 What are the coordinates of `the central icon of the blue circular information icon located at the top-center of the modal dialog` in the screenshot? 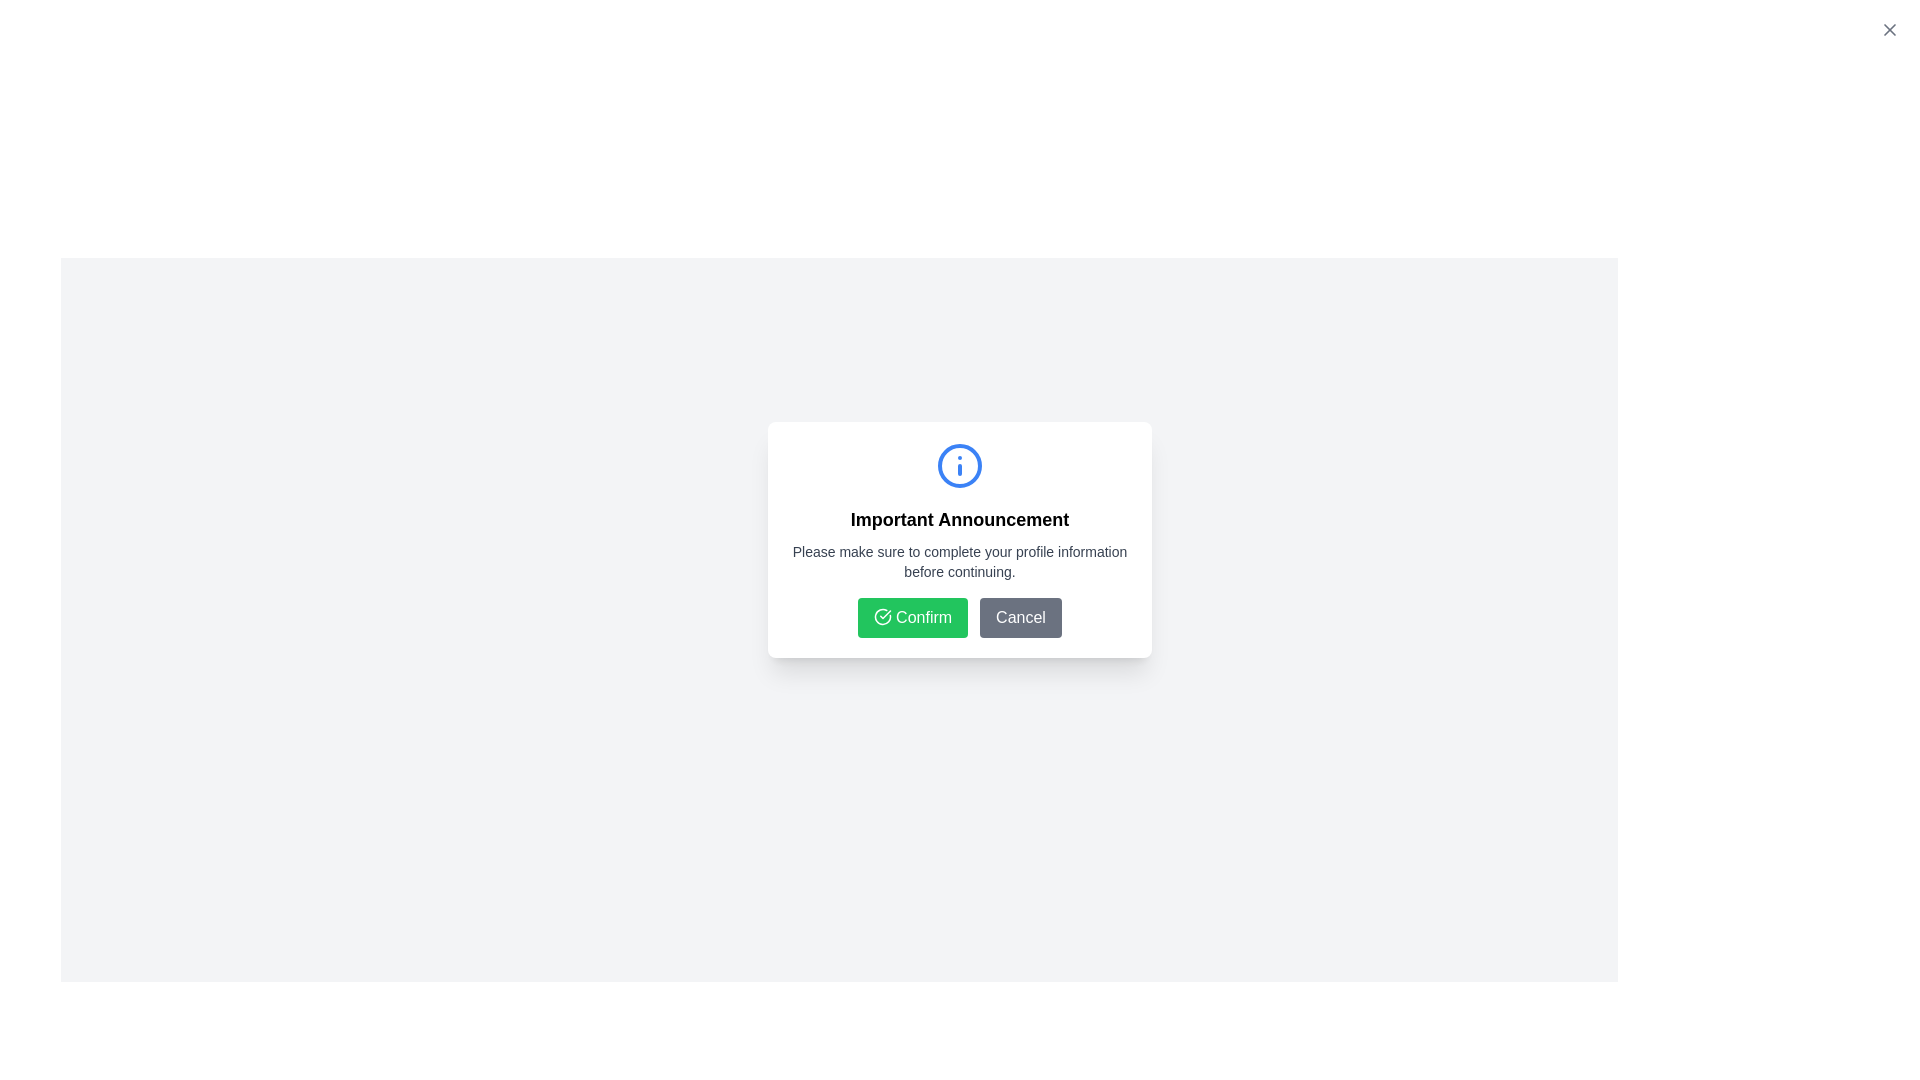 It's located at (960, 466).